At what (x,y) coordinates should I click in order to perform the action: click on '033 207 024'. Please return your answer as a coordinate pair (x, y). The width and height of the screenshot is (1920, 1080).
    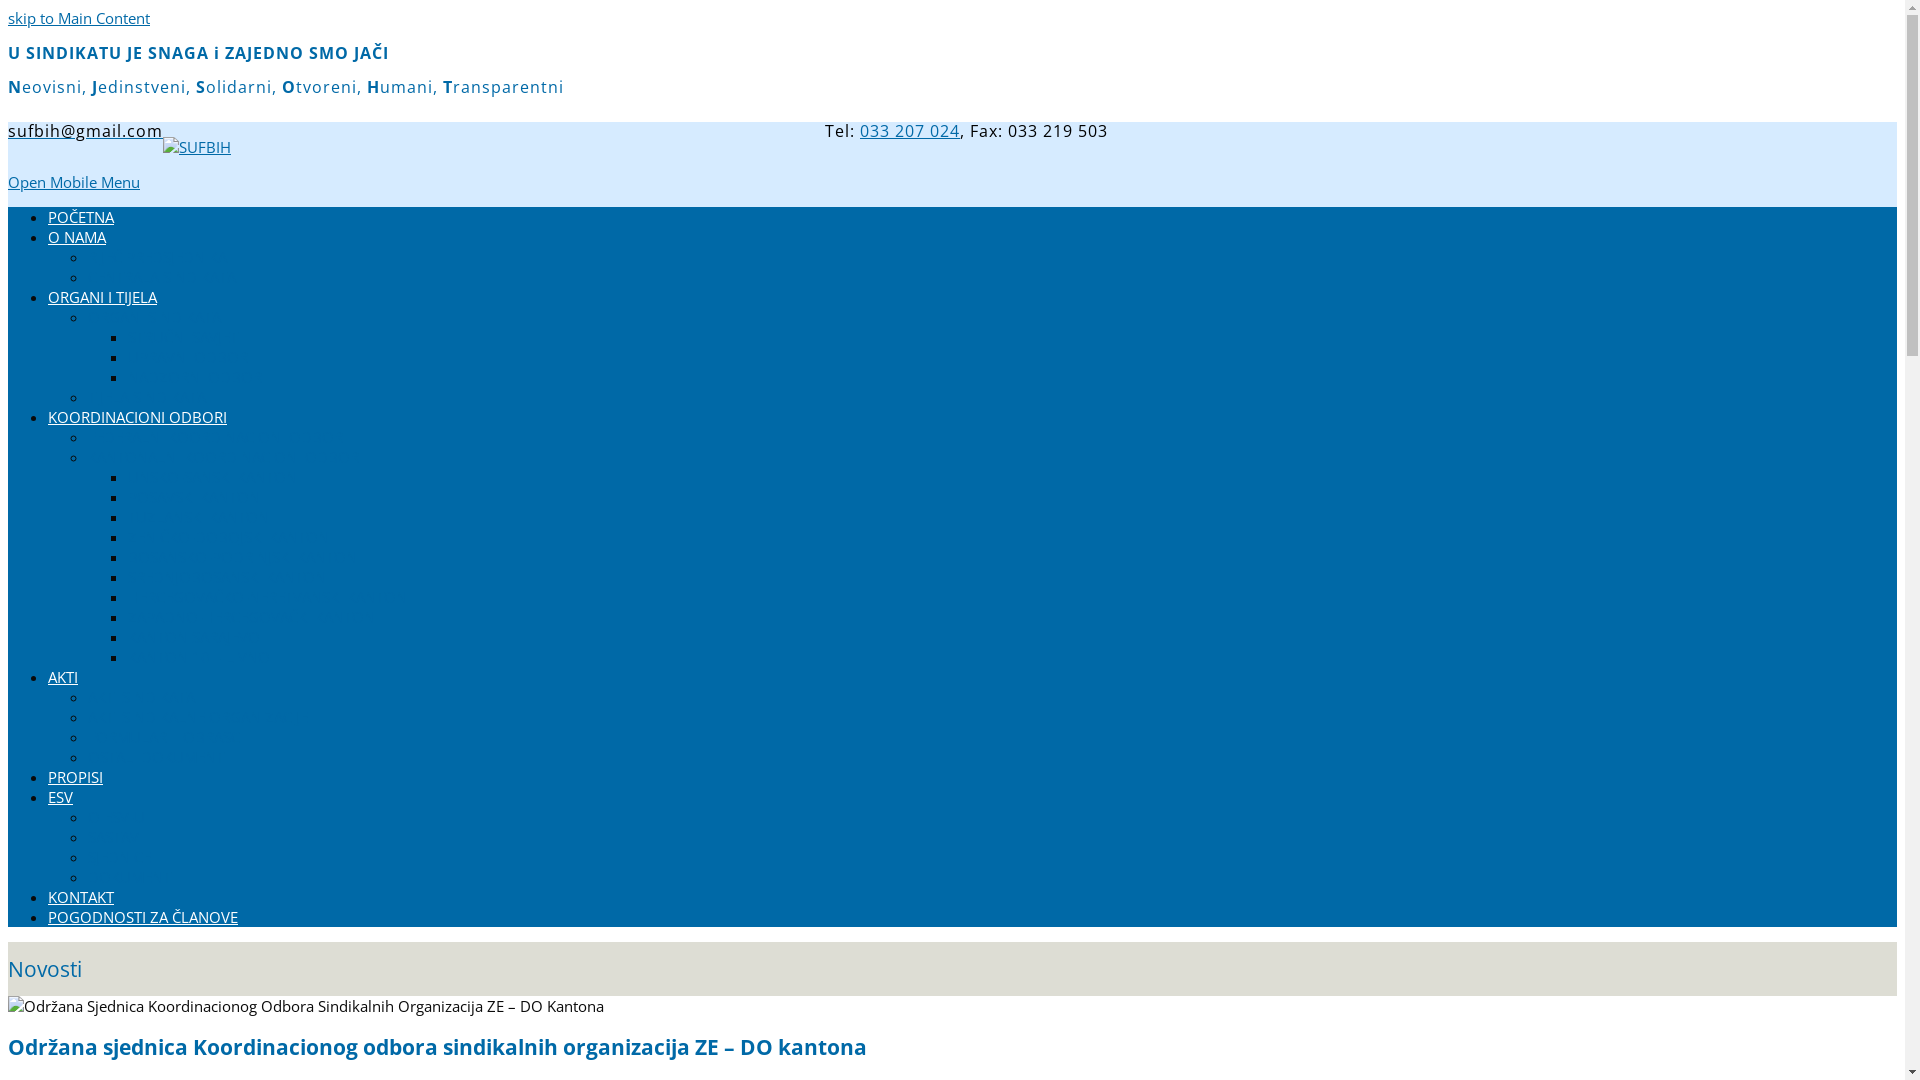
    Looking at the image, I should click on (859, 131).